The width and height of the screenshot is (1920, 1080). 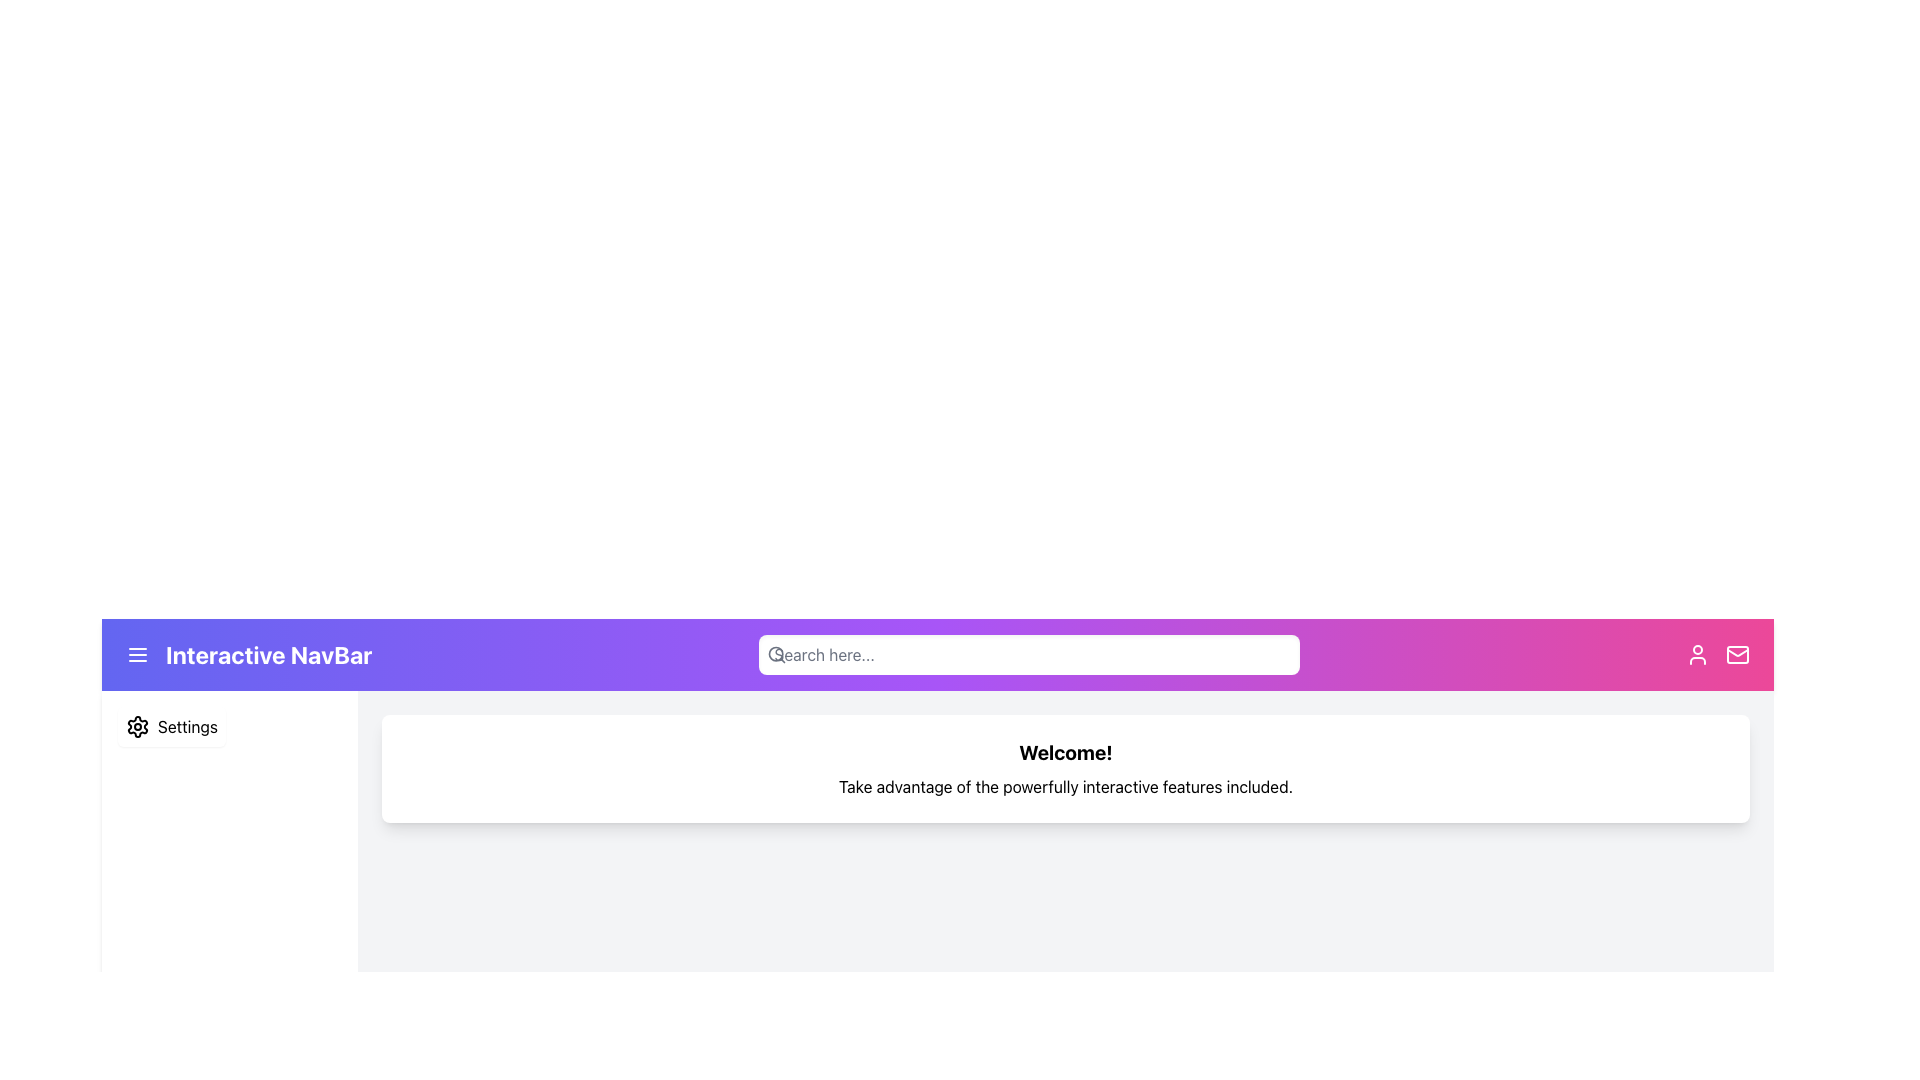 What do you see at coordinates (137, 726) in the screenshot?
I see `the gear-shaped icon in the vertical menu on the left side of the navigation bar` at bounding box center [137, 726].